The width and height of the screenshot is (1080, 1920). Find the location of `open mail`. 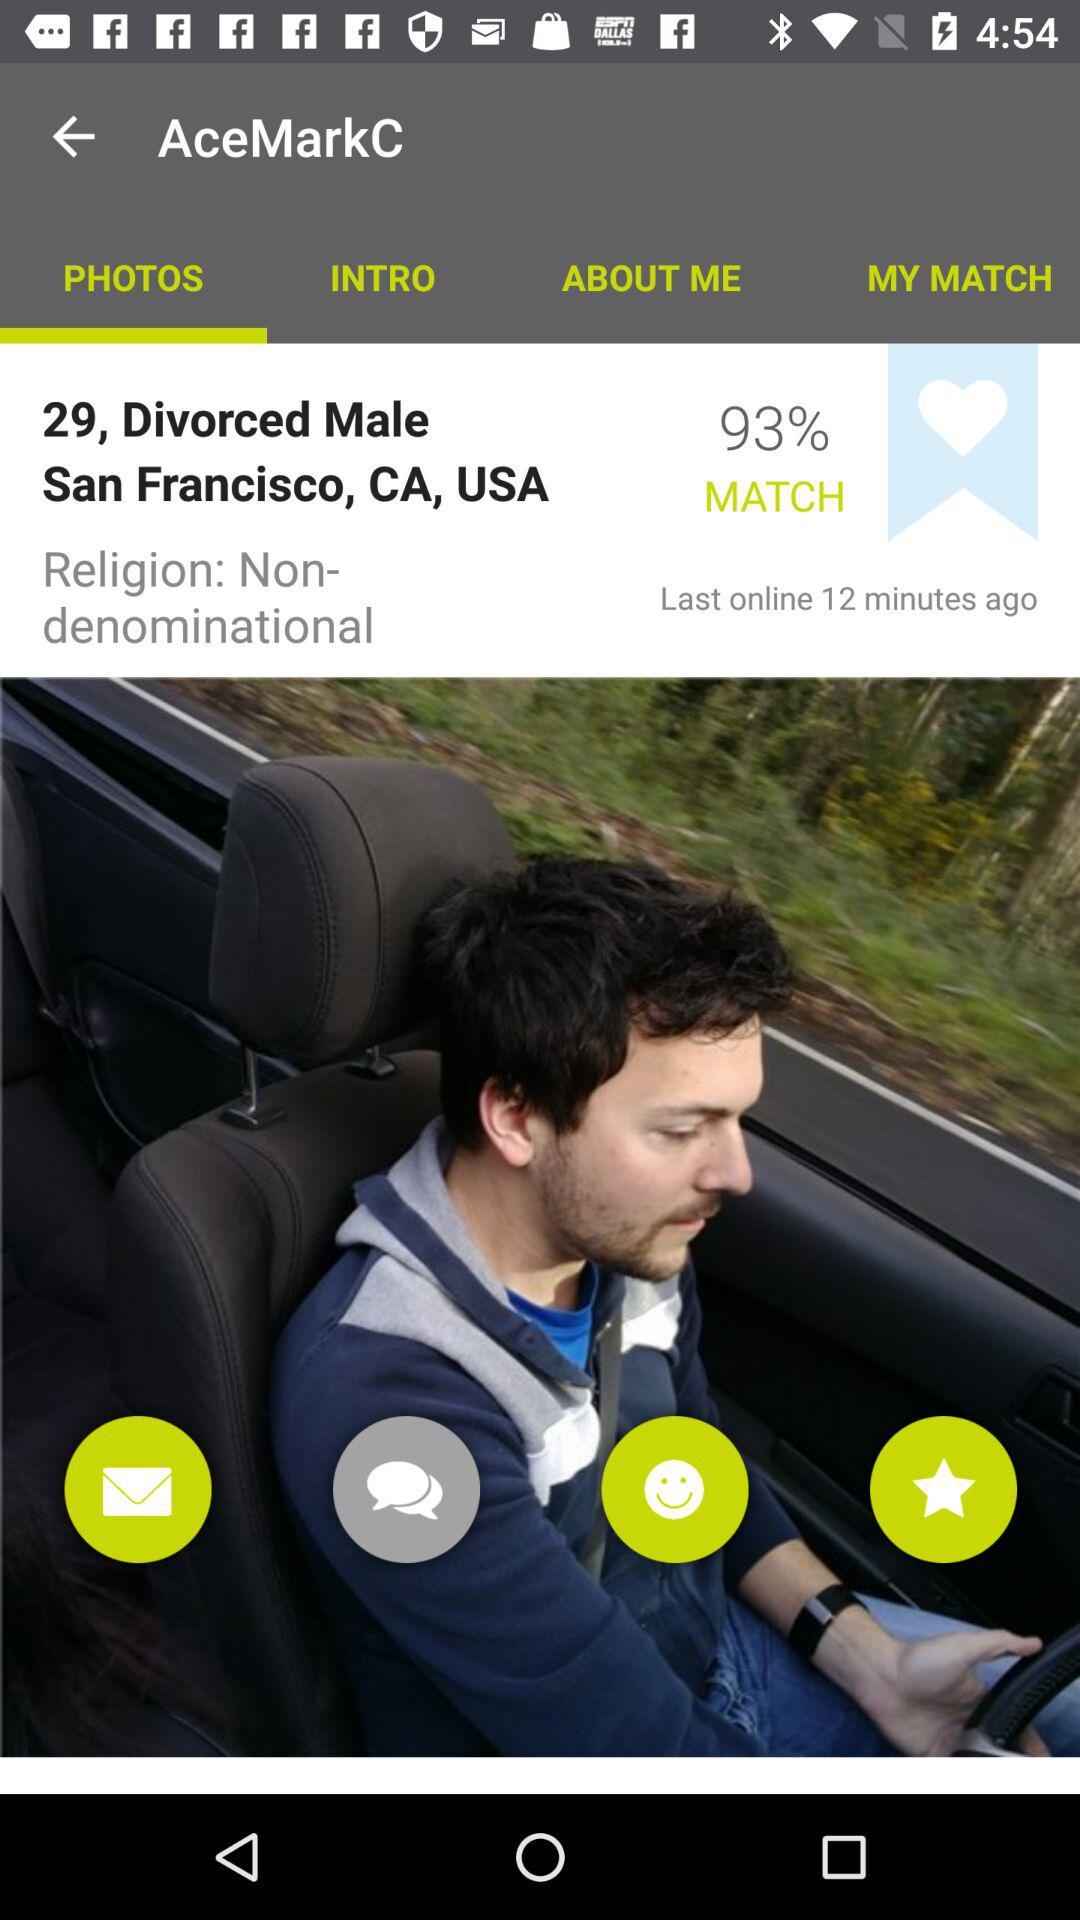

open mail is located at coordinates (137, 1489).